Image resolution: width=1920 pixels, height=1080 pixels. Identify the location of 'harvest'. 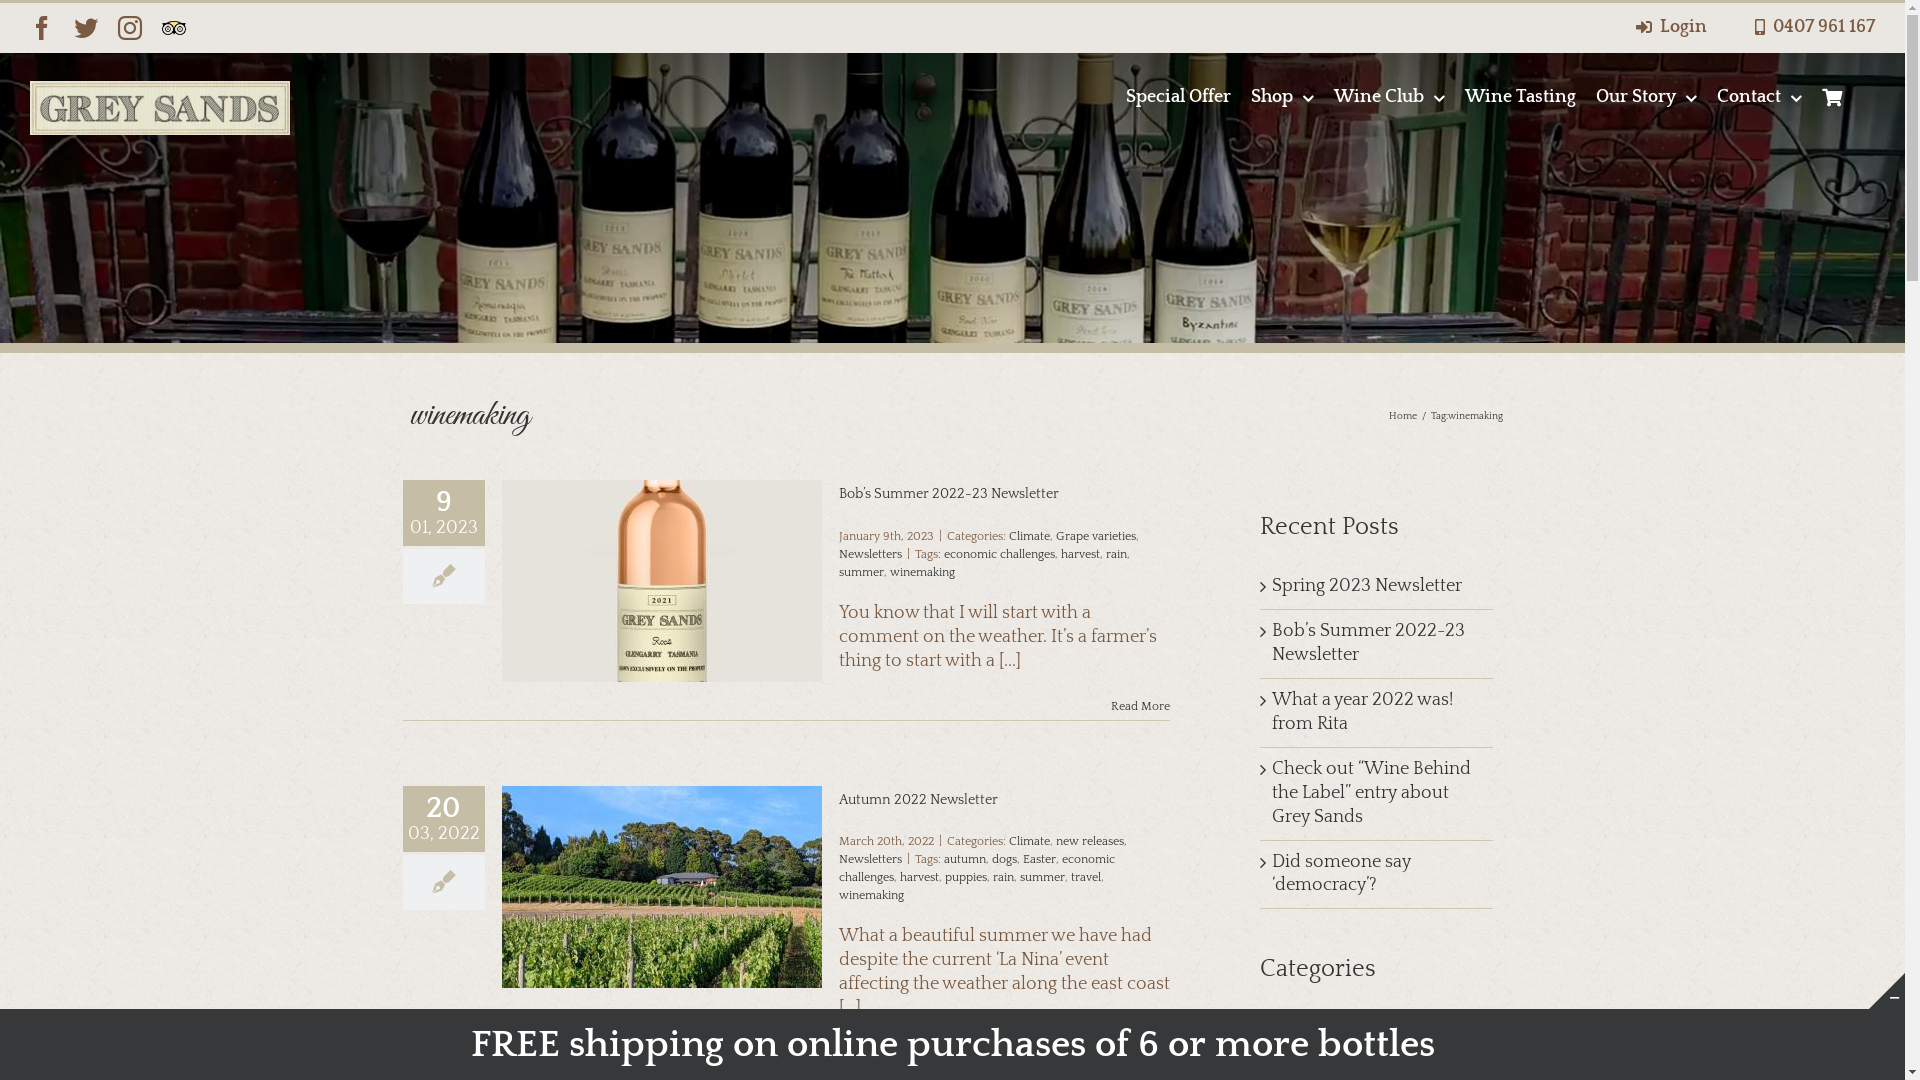
(1078, 554).